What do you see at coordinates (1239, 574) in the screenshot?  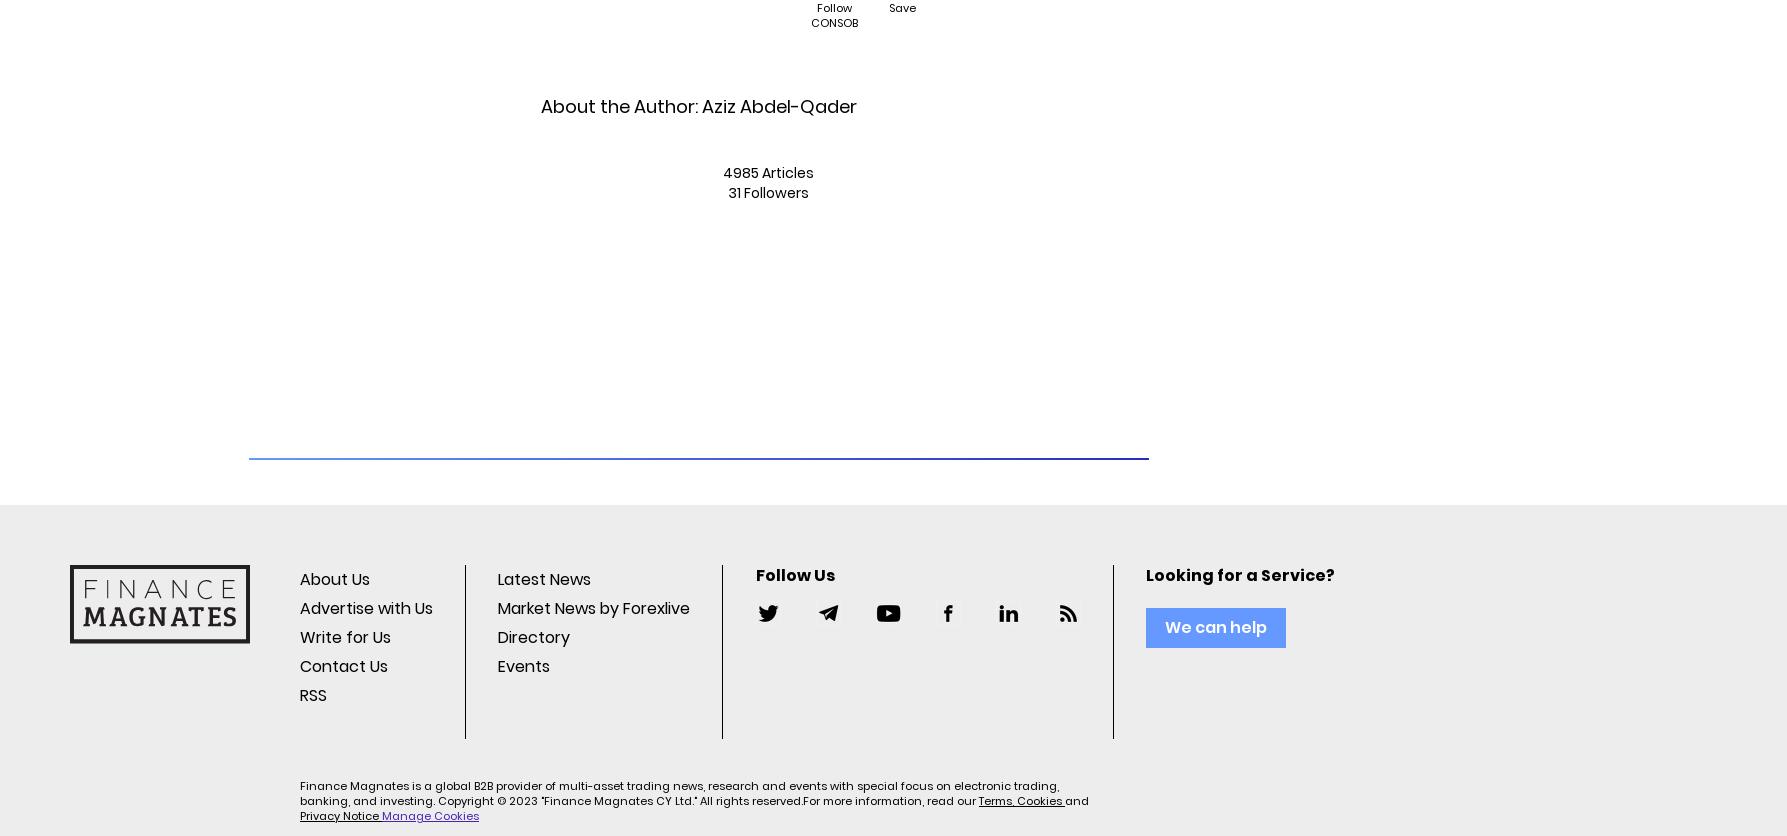 I see `'Looking for a Service?'` at bounding box center [1239, 574].